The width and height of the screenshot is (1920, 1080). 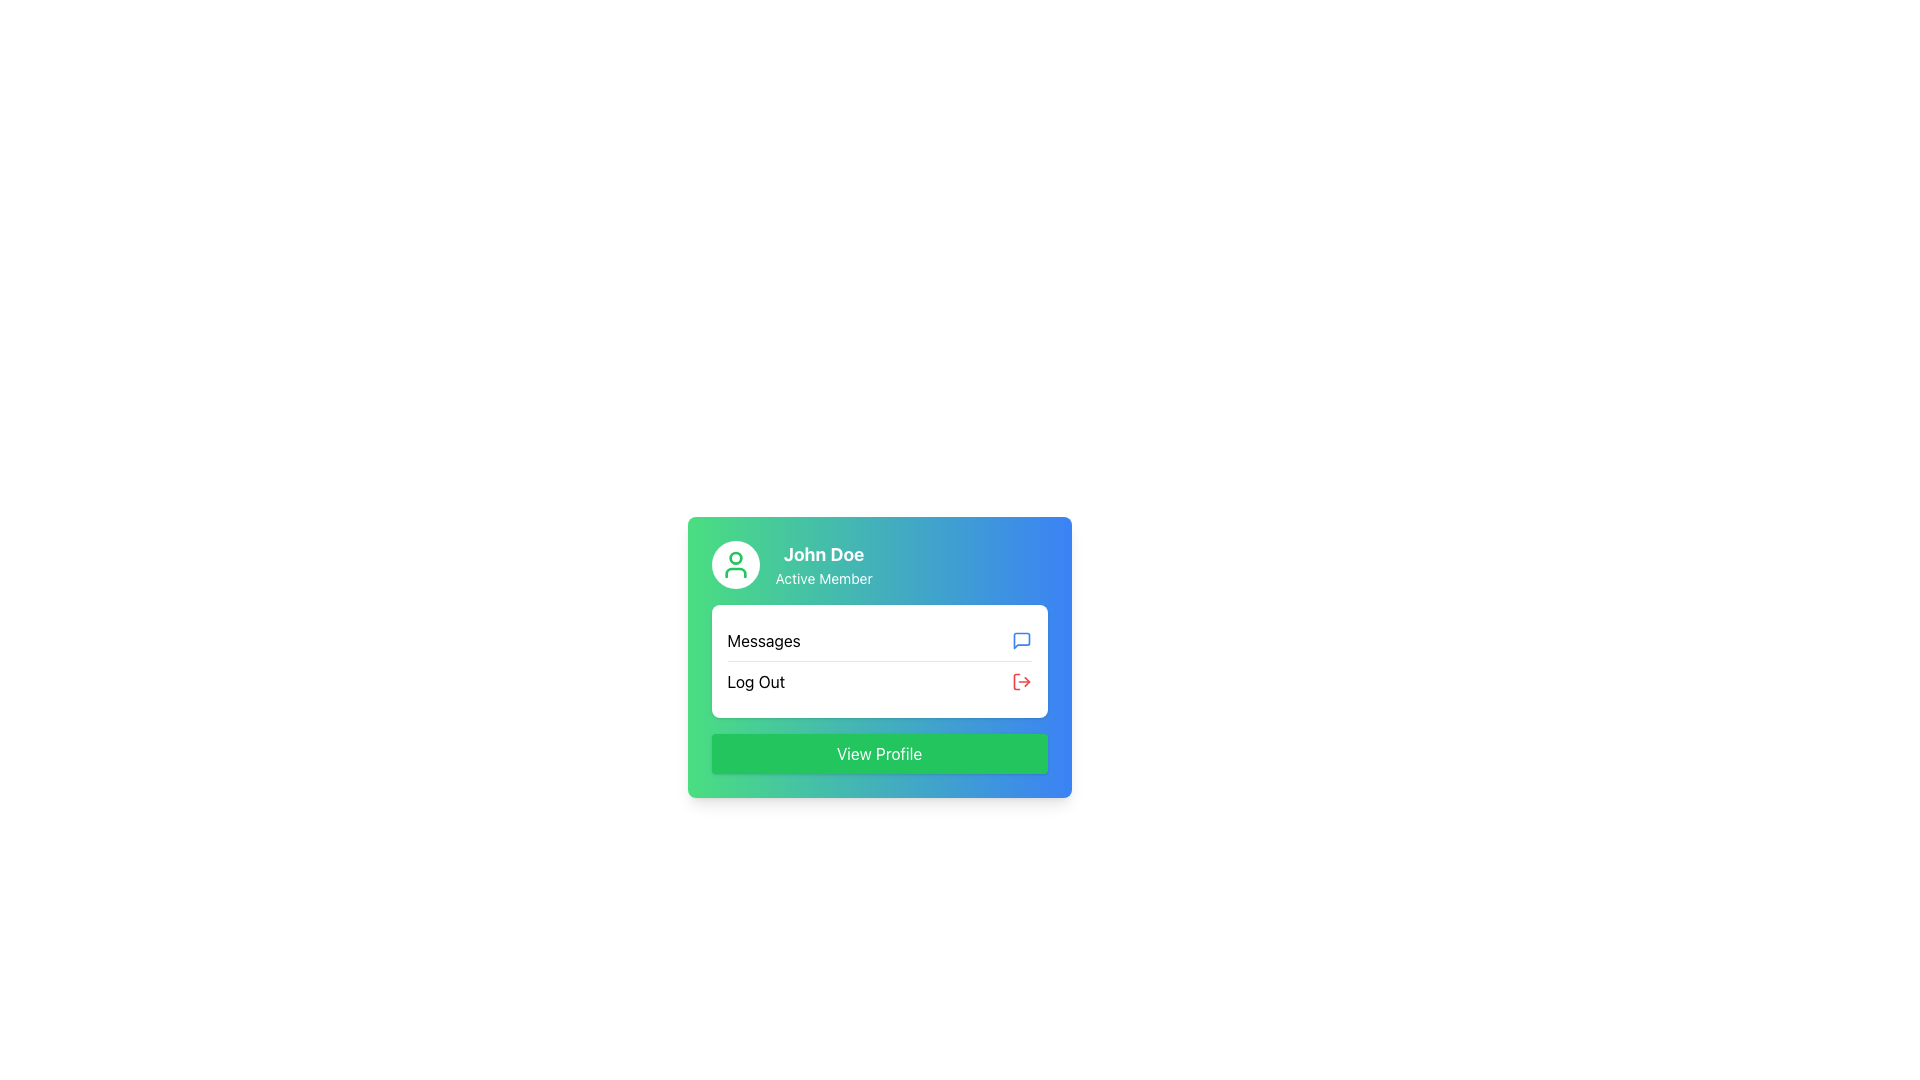 What do you see at coordinates (1021, 640) in the screenshot?
I see `the messaging icon located to the right of the 'Messages' text, which is the first icon in the list under the 'Messages' label` at bounding box center [1021, 640].